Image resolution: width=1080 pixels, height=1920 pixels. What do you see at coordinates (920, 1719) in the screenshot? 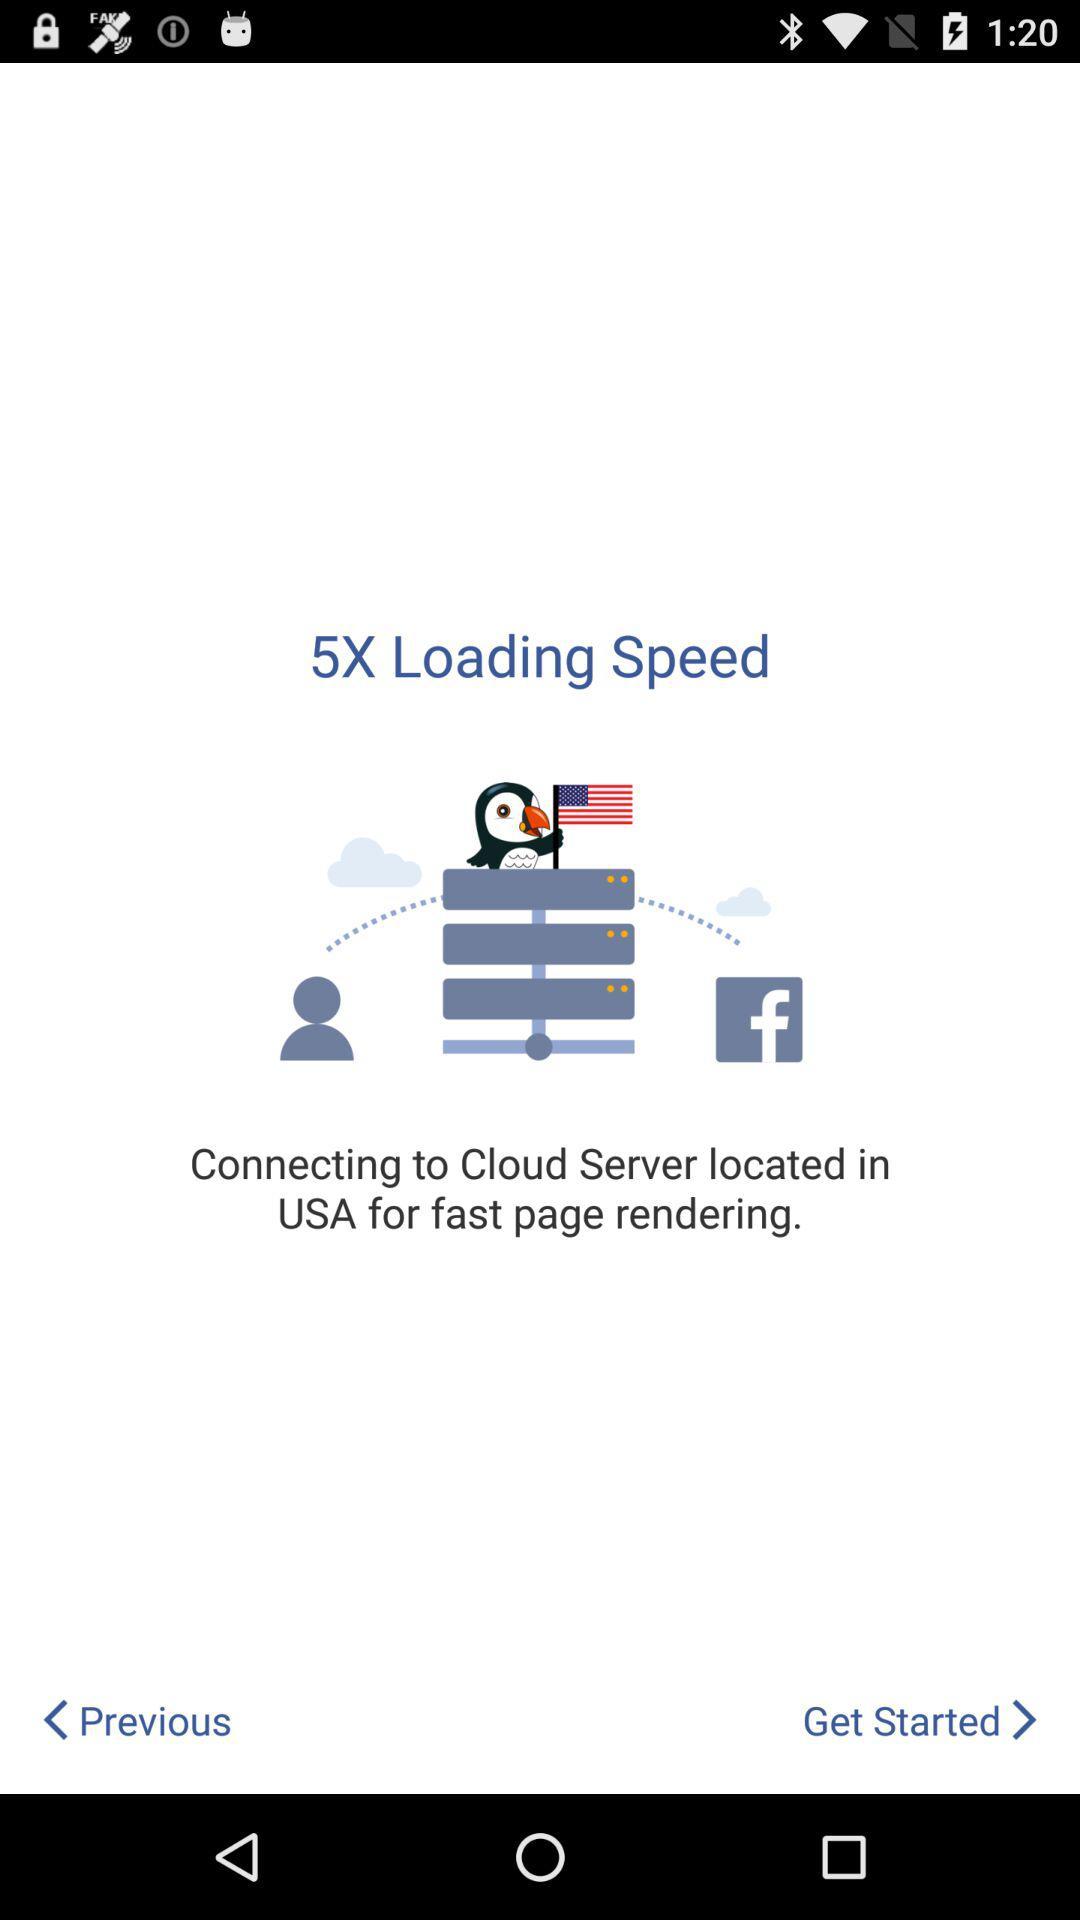
I see `the icon to the right of previous icon` at bounding box center [920, 1719].